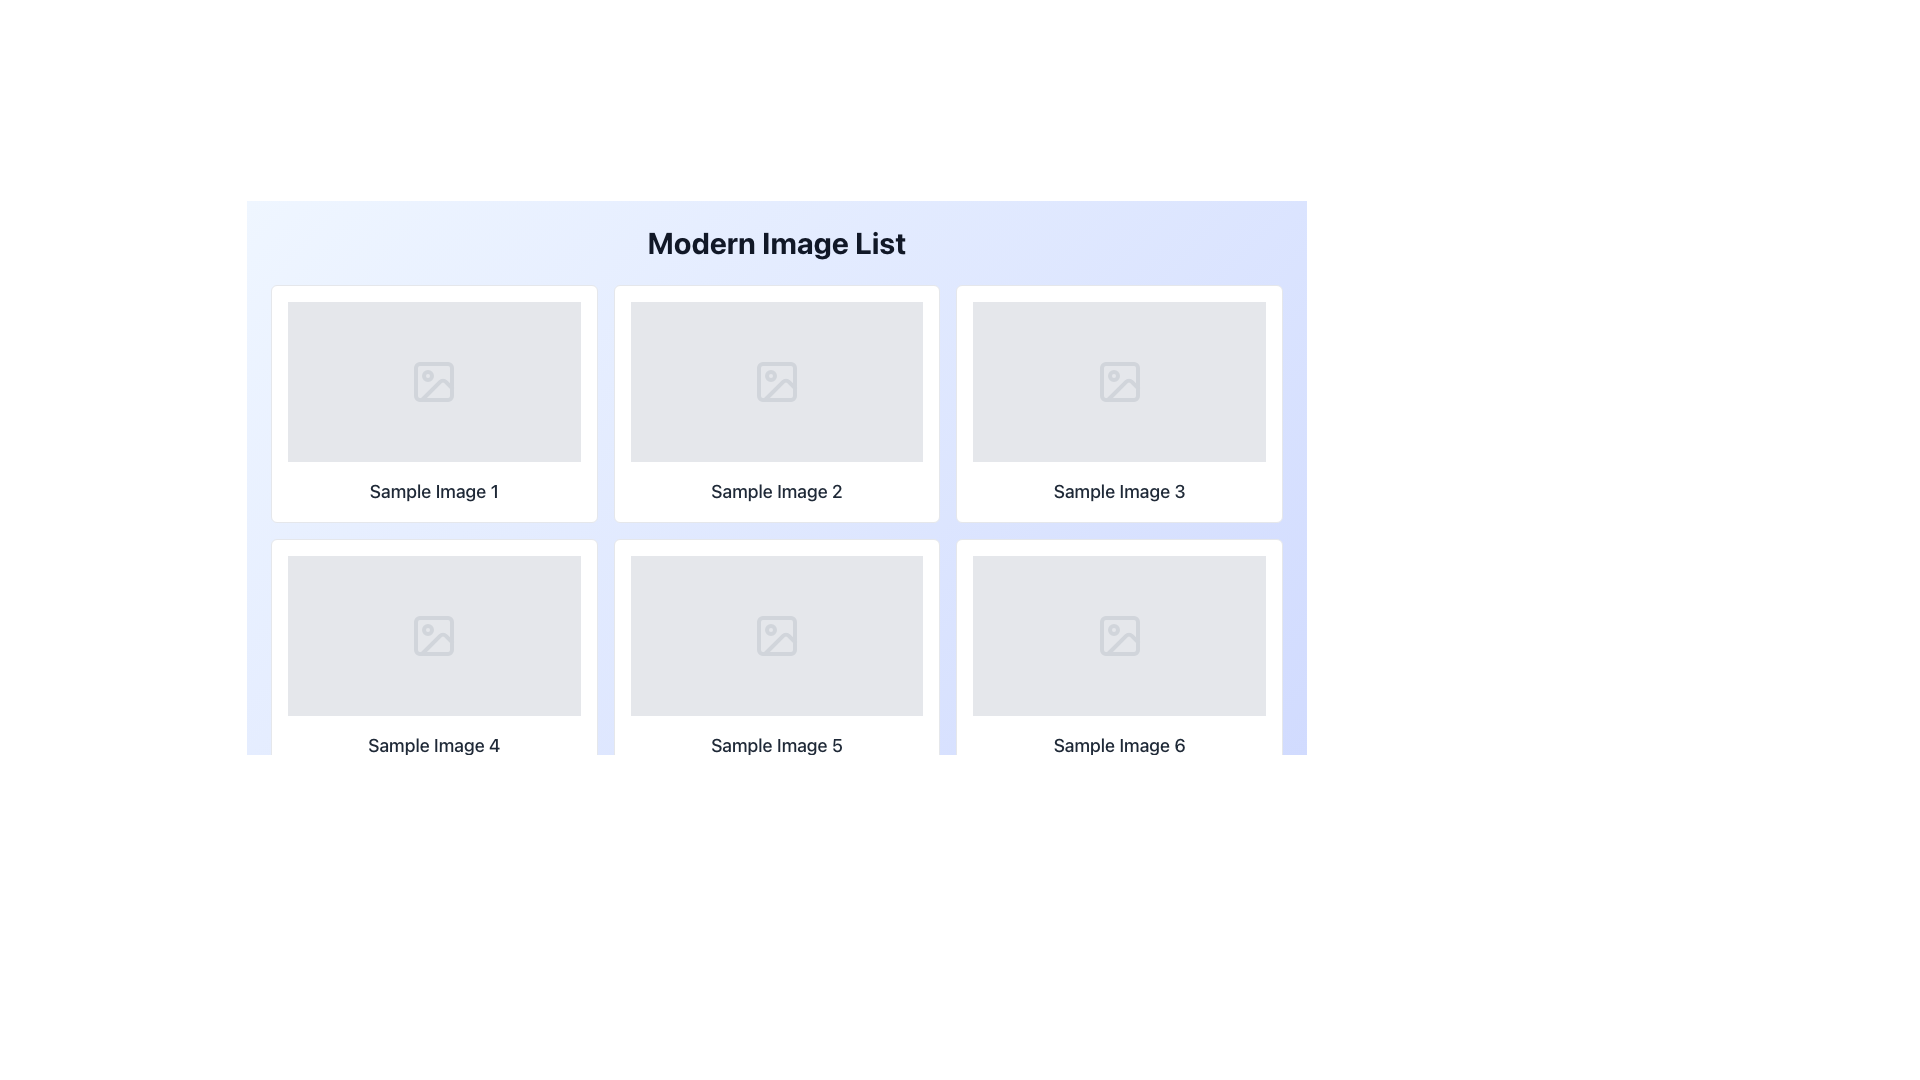  I want to click on text label displaying 'Sample Image 1', which is centered below the first image in the grid layout, so click(433, 492).